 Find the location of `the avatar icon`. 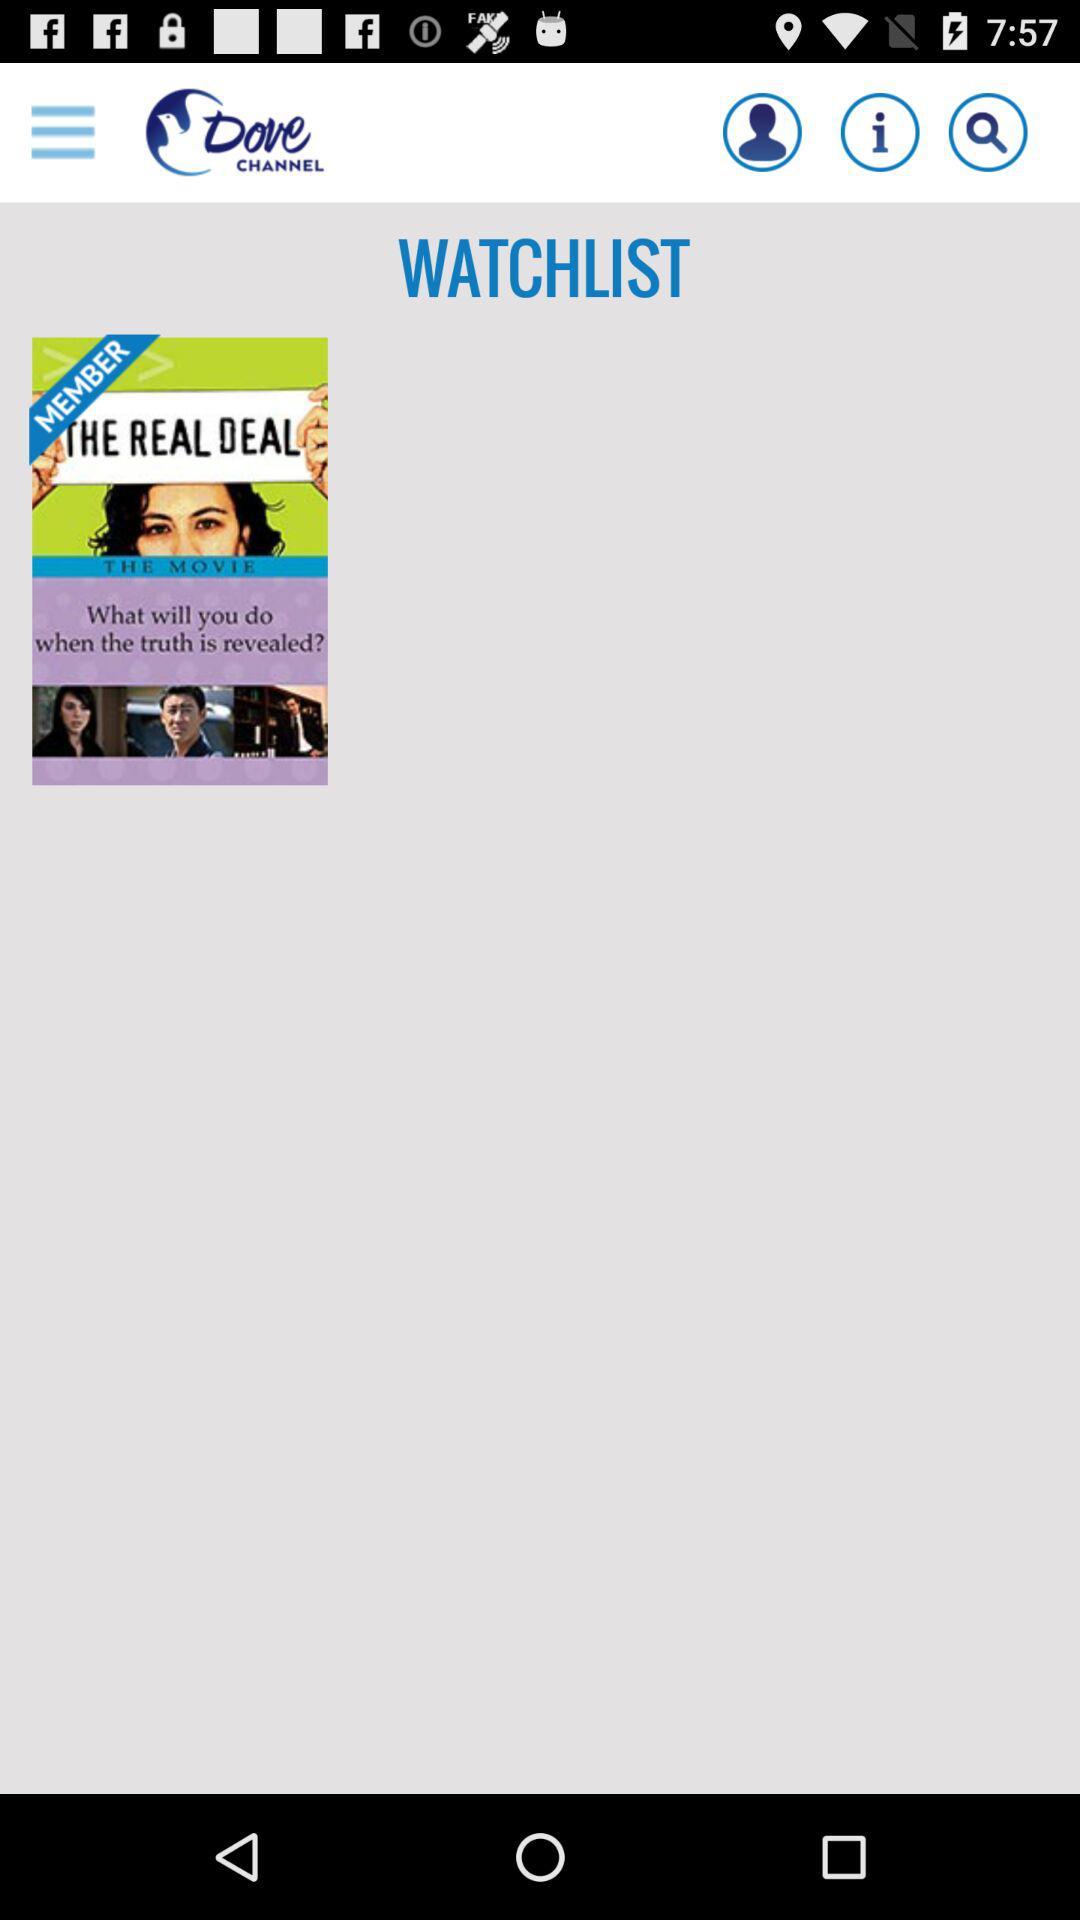

the avatar icon is located at coordinates (762, 140).